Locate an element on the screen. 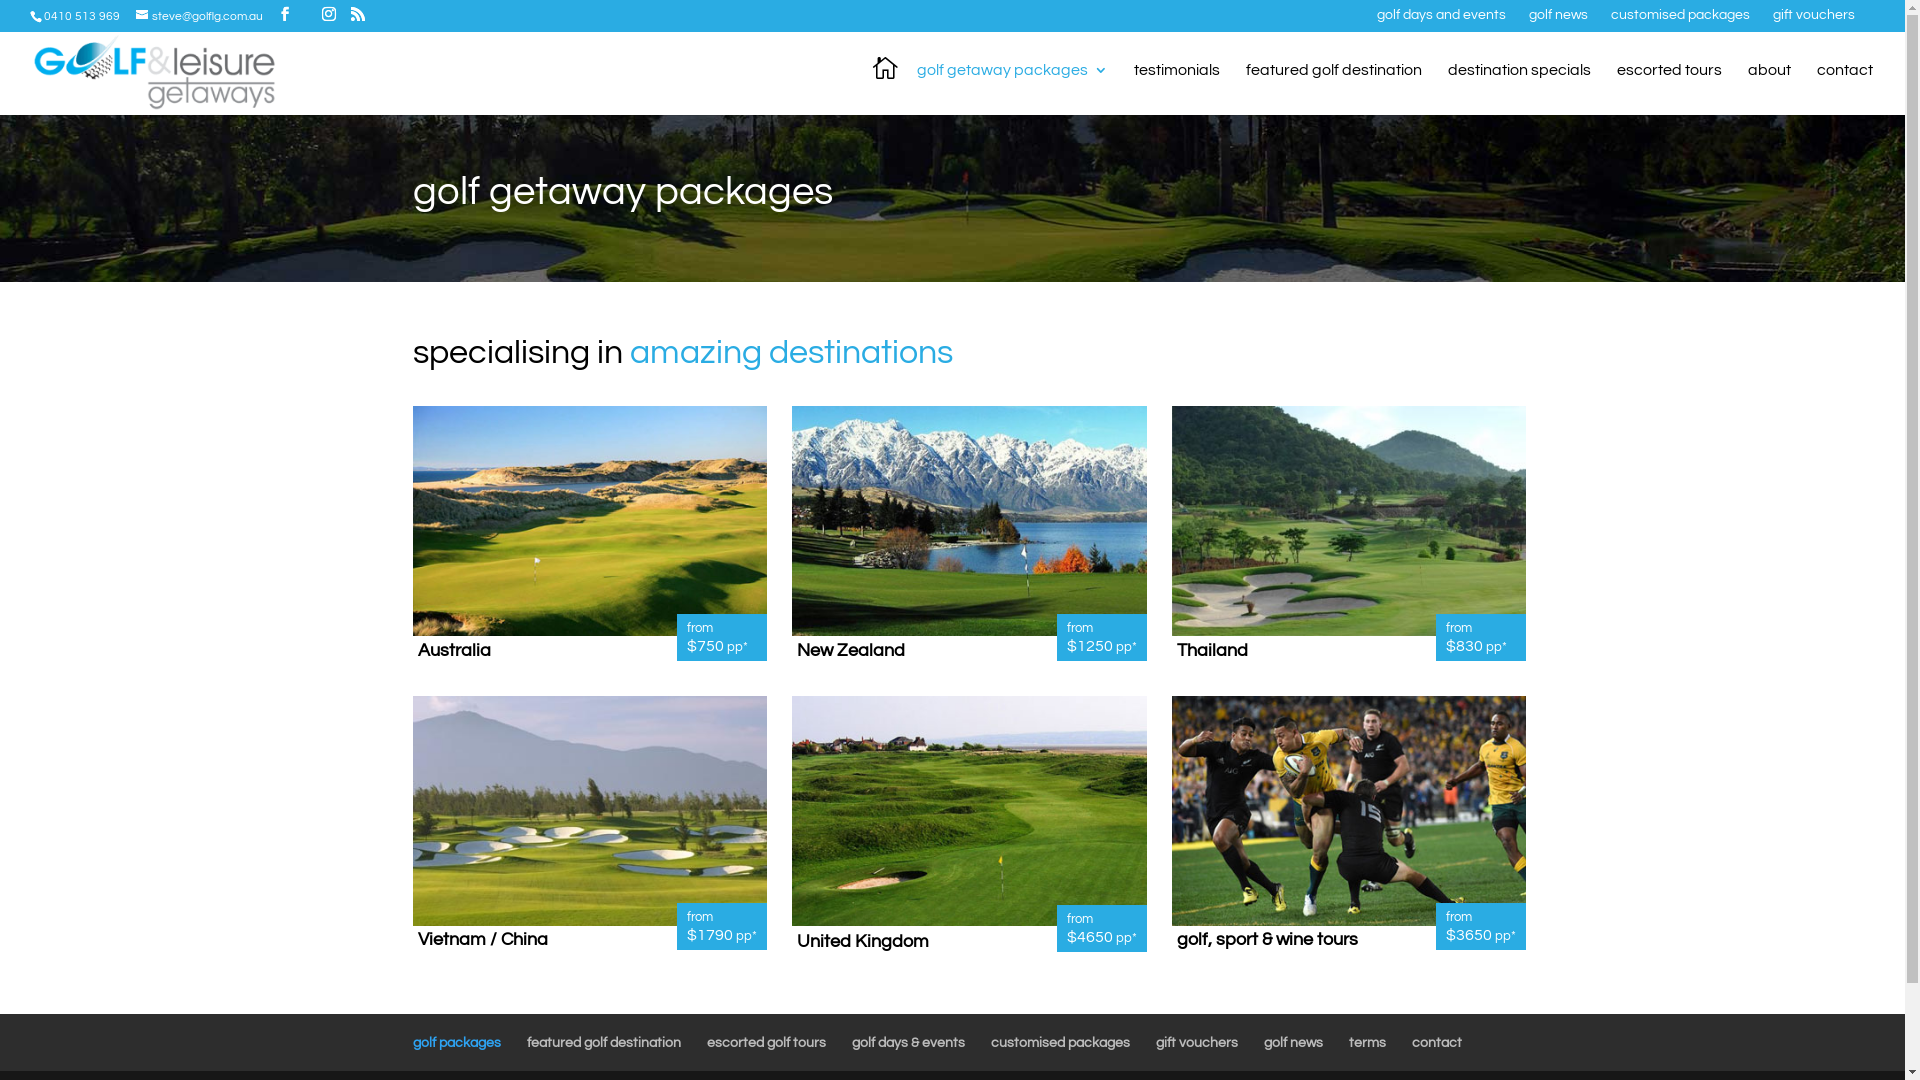 The width and height of the screenshot is (1920, 1080). 'steve@golflg.com.au' is located at coordinates (199, 16).